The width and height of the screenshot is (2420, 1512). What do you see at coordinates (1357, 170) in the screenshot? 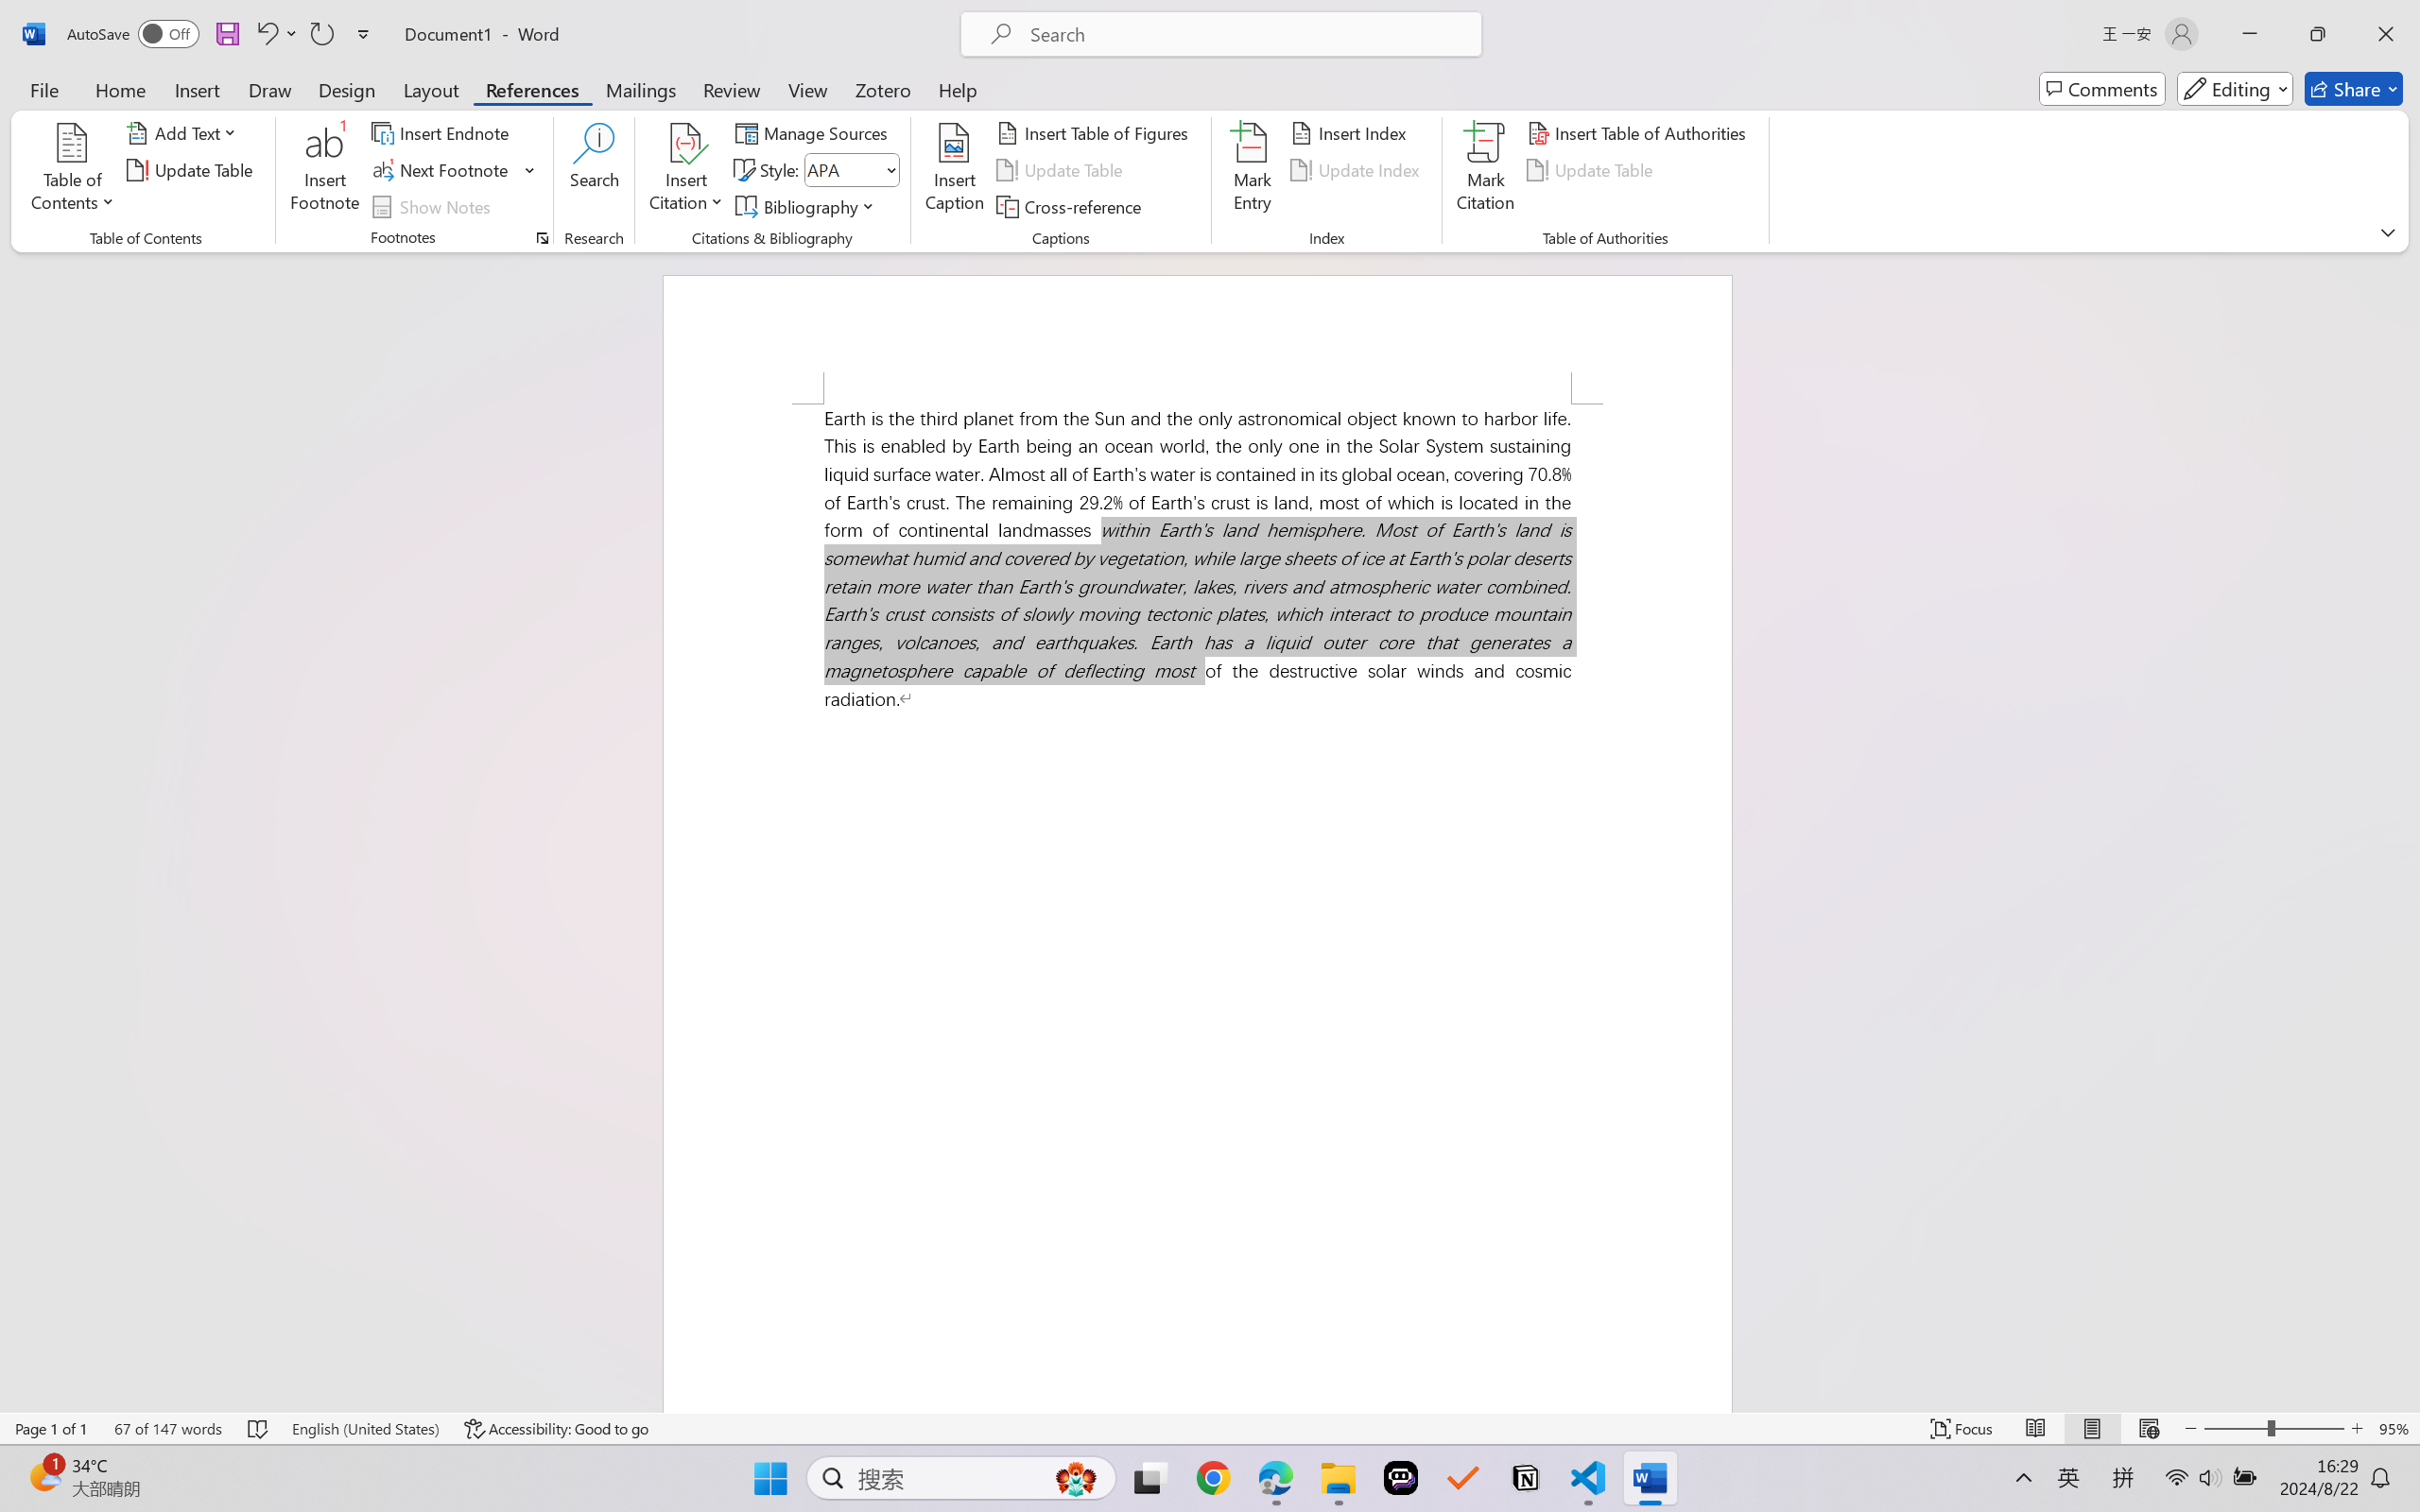
I see `'Update Index'` at bounding box center [1357, 170].